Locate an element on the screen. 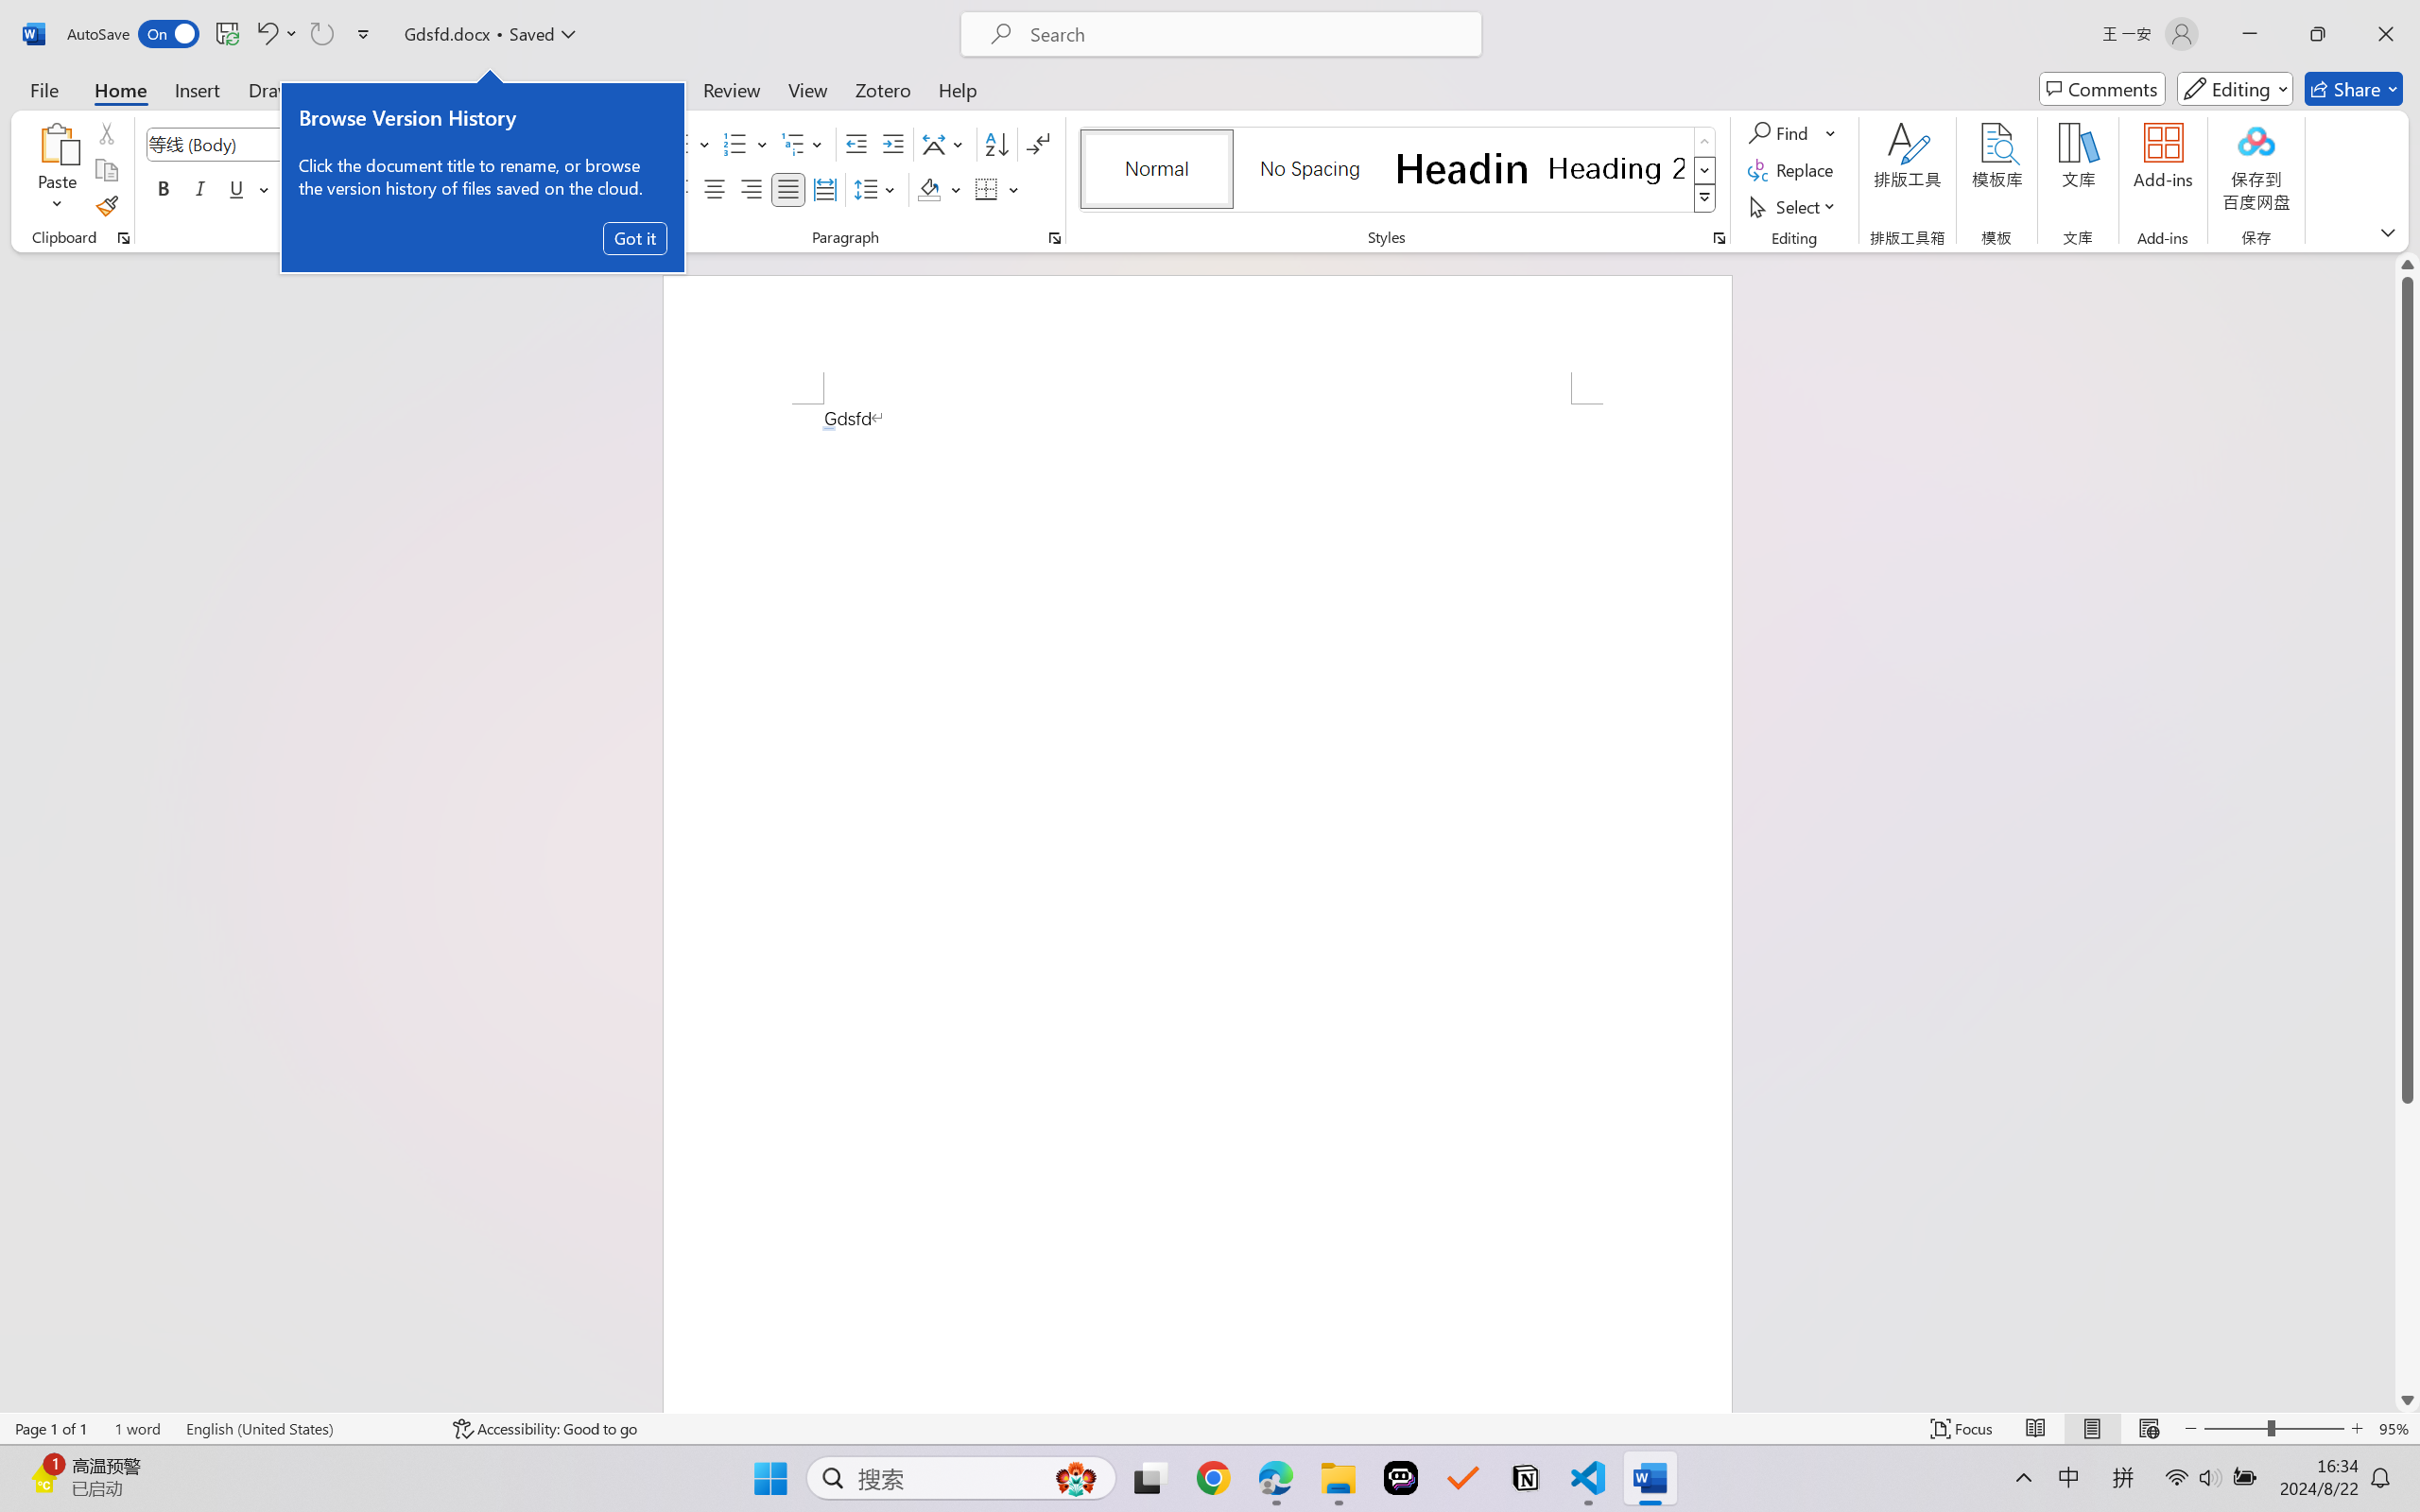 The width and height of the screenshot is (2420, 1512). 'Row up' is located at coordinates (1703, 141).